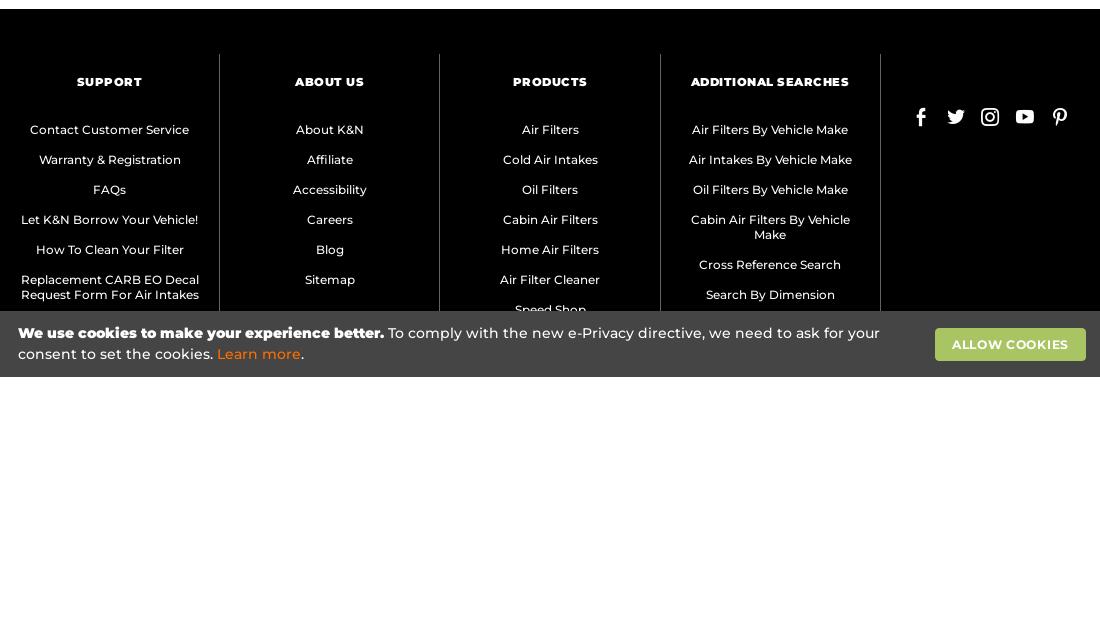 The width and height of the screenshot is (1100, 623). What do you see at coordinates (328, 158) in the screenshot?
I see `'Affiliate'` at bounding box center [328, 158].